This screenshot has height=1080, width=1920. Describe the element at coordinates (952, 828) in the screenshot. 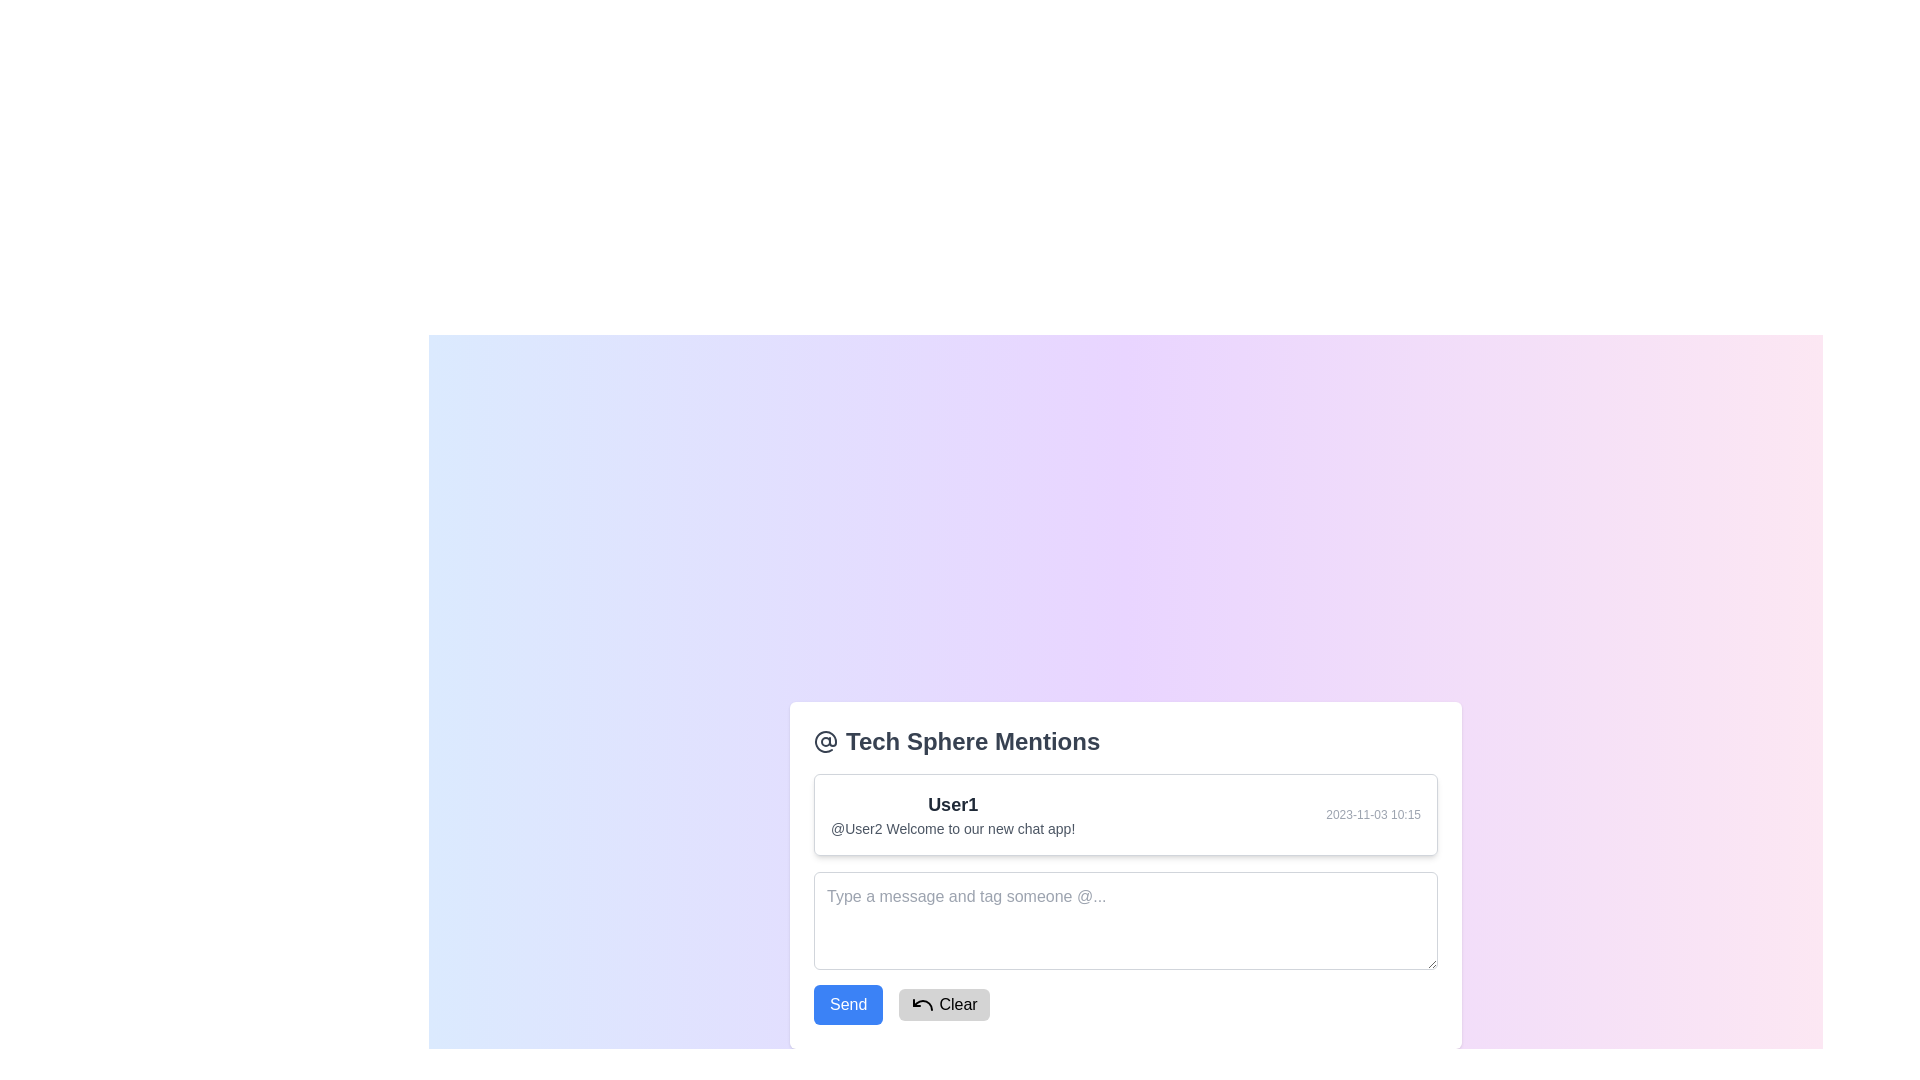

I see `the text label displaying a message tagged to user '@User2', located directly below the bold username 'User1' in the chat interface` at that location.